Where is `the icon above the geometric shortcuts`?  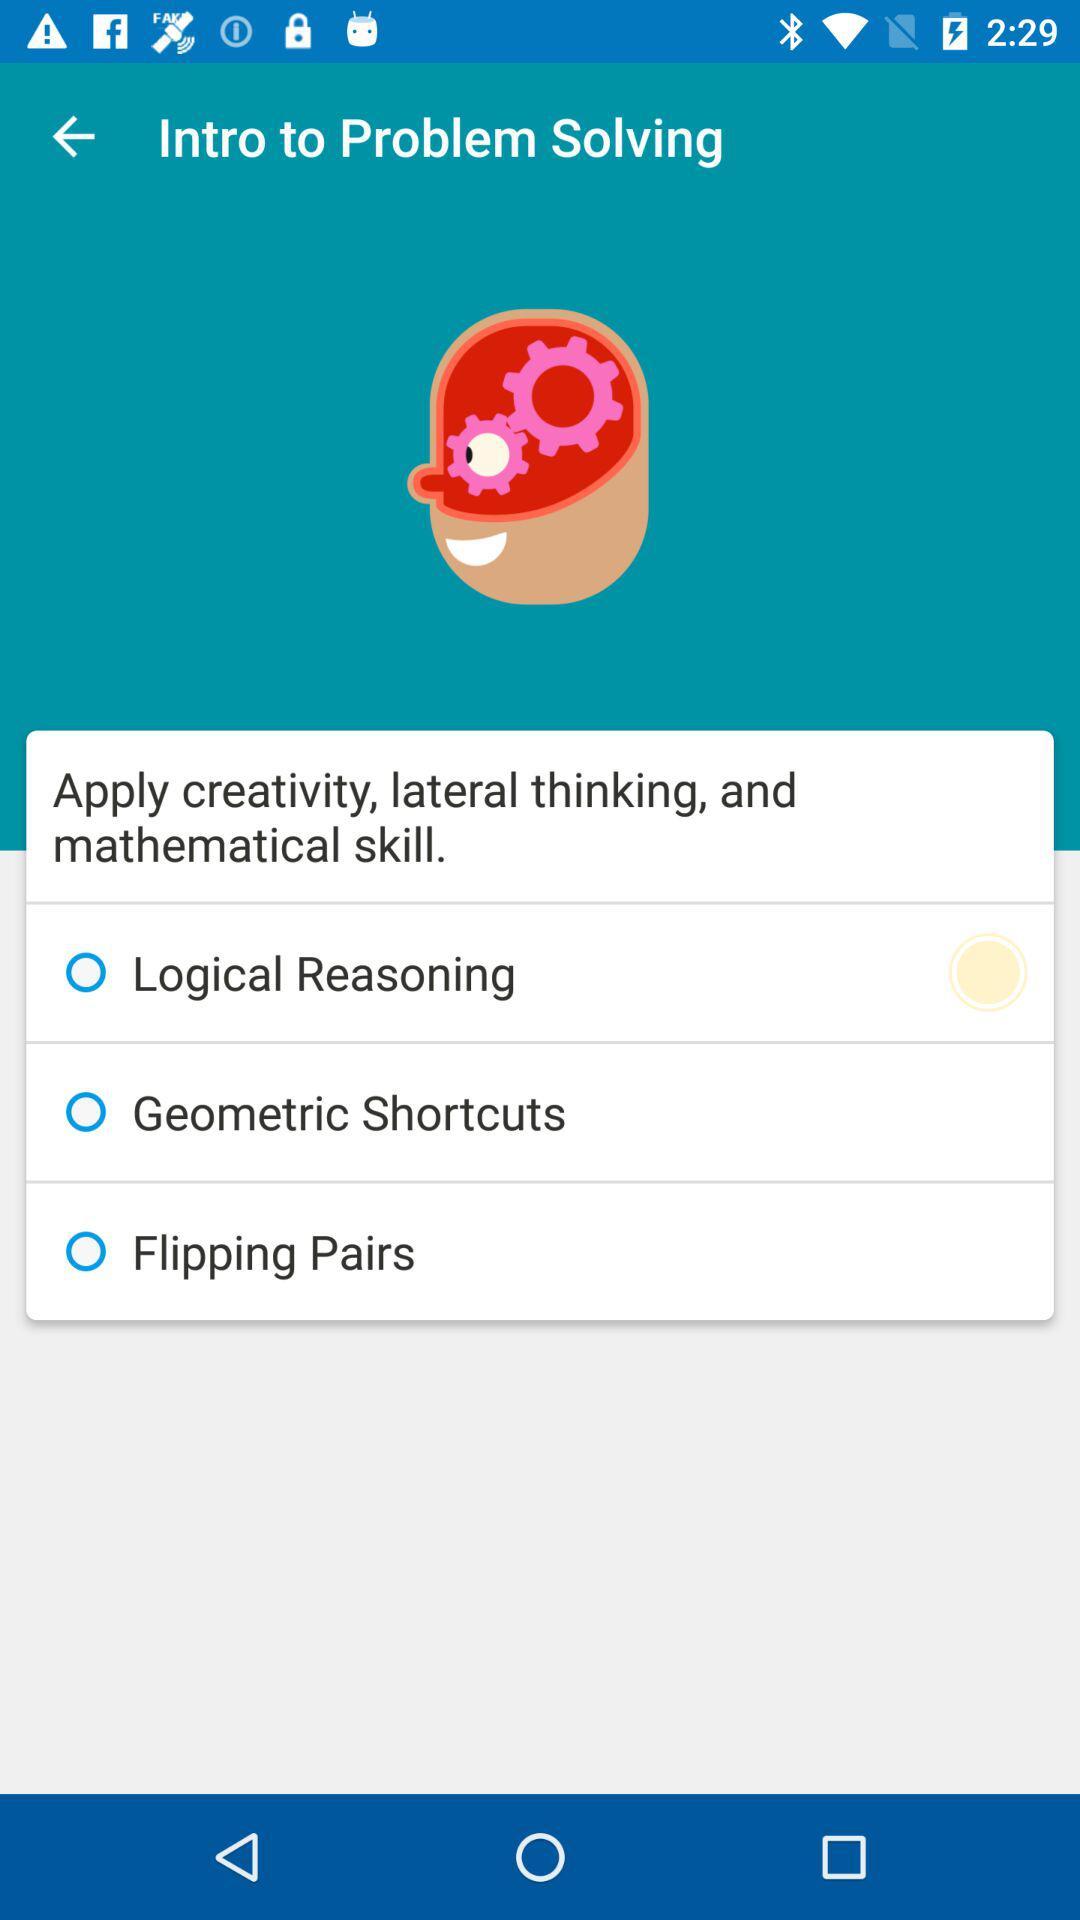
the icon above the geometric shortcuts is located at coordinates (540, 972).